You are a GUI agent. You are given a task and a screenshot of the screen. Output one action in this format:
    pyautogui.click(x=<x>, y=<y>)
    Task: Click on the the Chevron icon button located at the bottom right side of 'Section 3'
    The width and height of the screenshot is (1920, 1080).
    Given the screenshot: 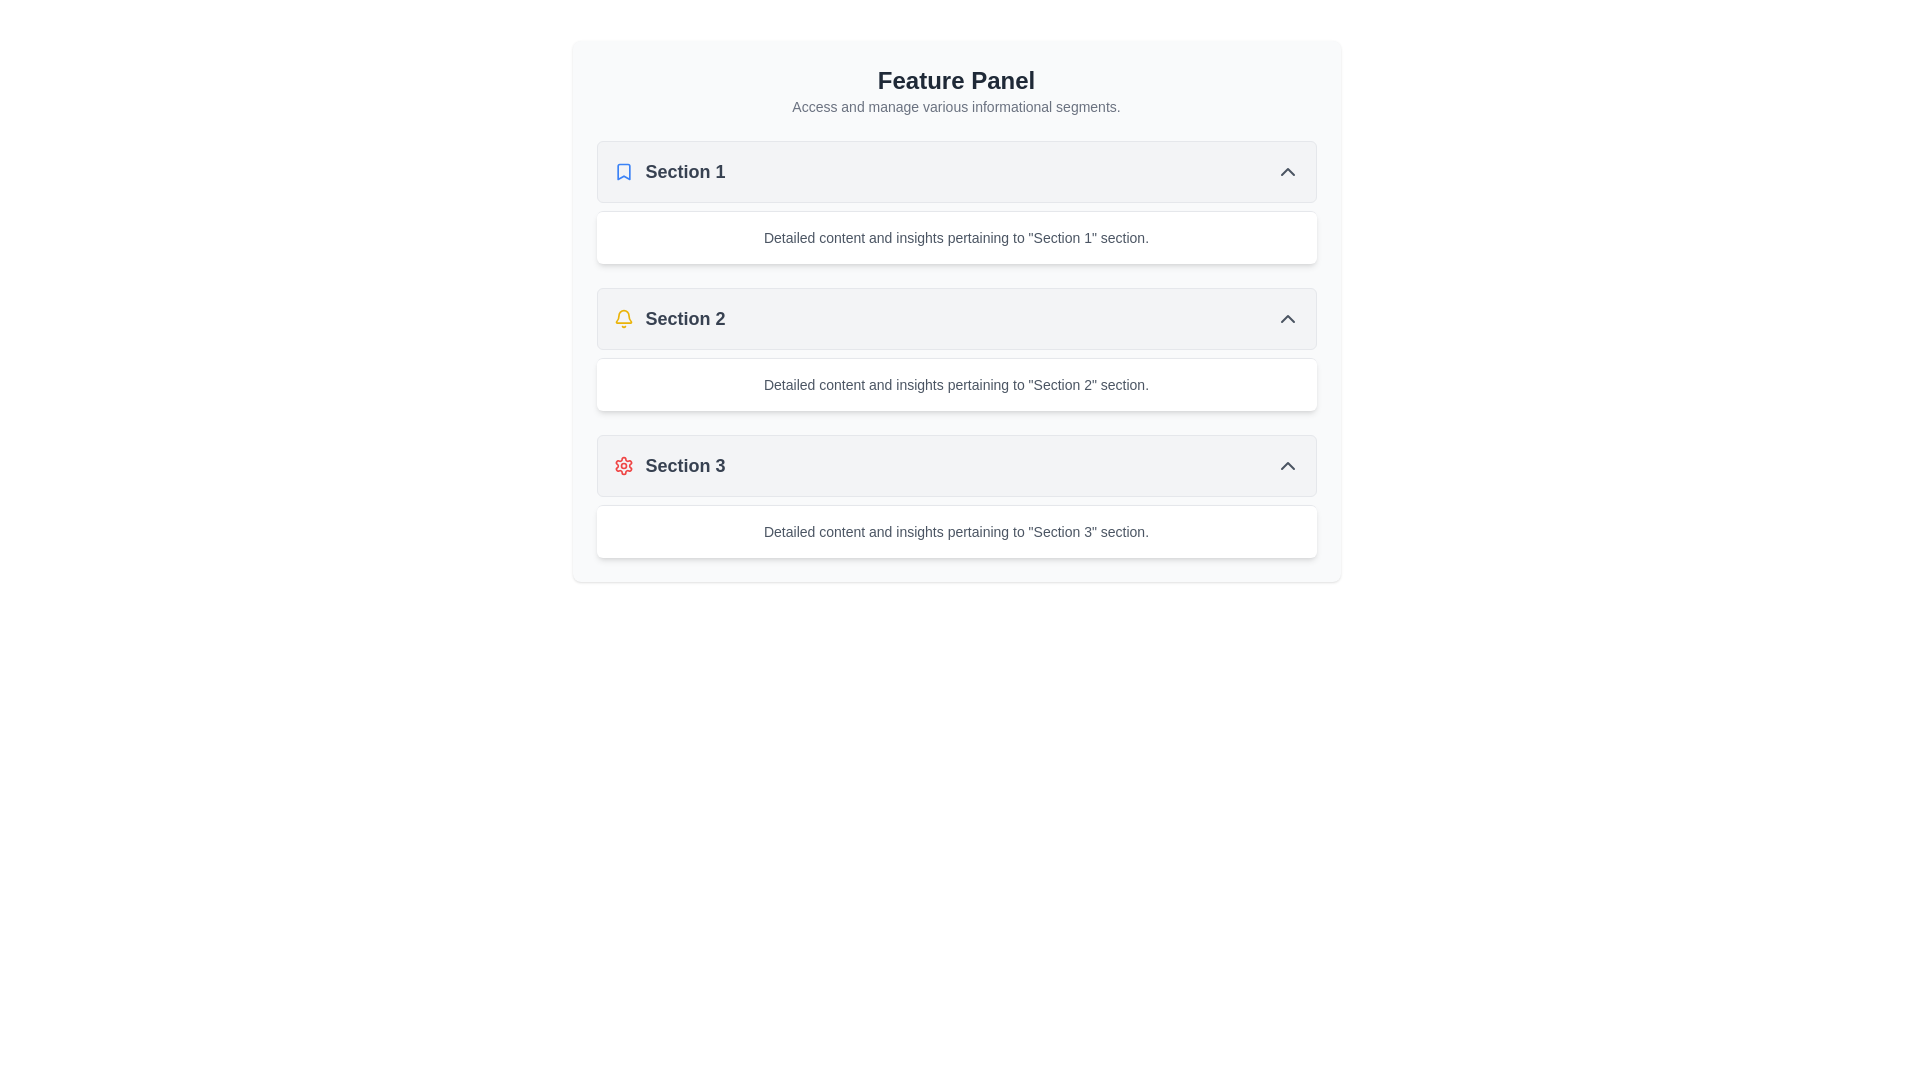 What is the action you would take?
    pyautogui.click(x=1287, y=466)
    